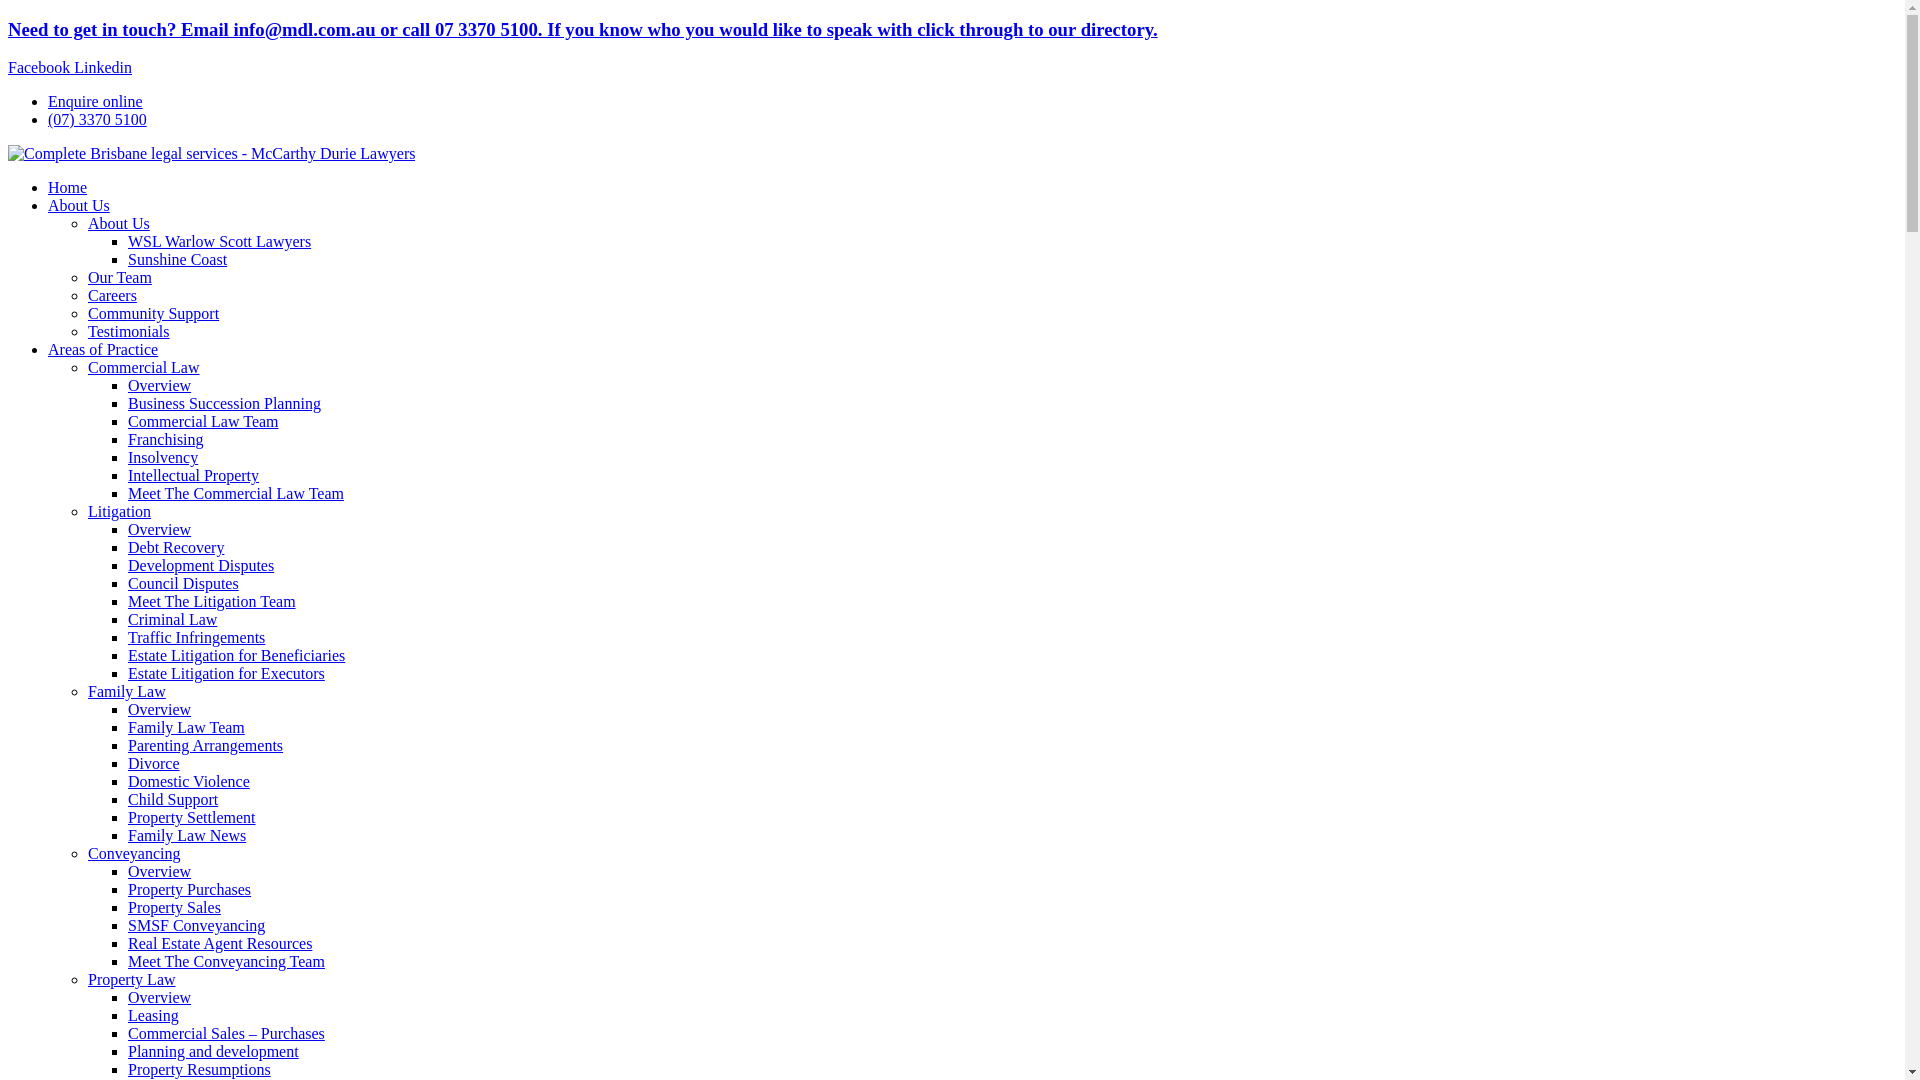  Describe the element at coordinates (41, 66) in the screenshot. I see `'Facebook'` at that location.